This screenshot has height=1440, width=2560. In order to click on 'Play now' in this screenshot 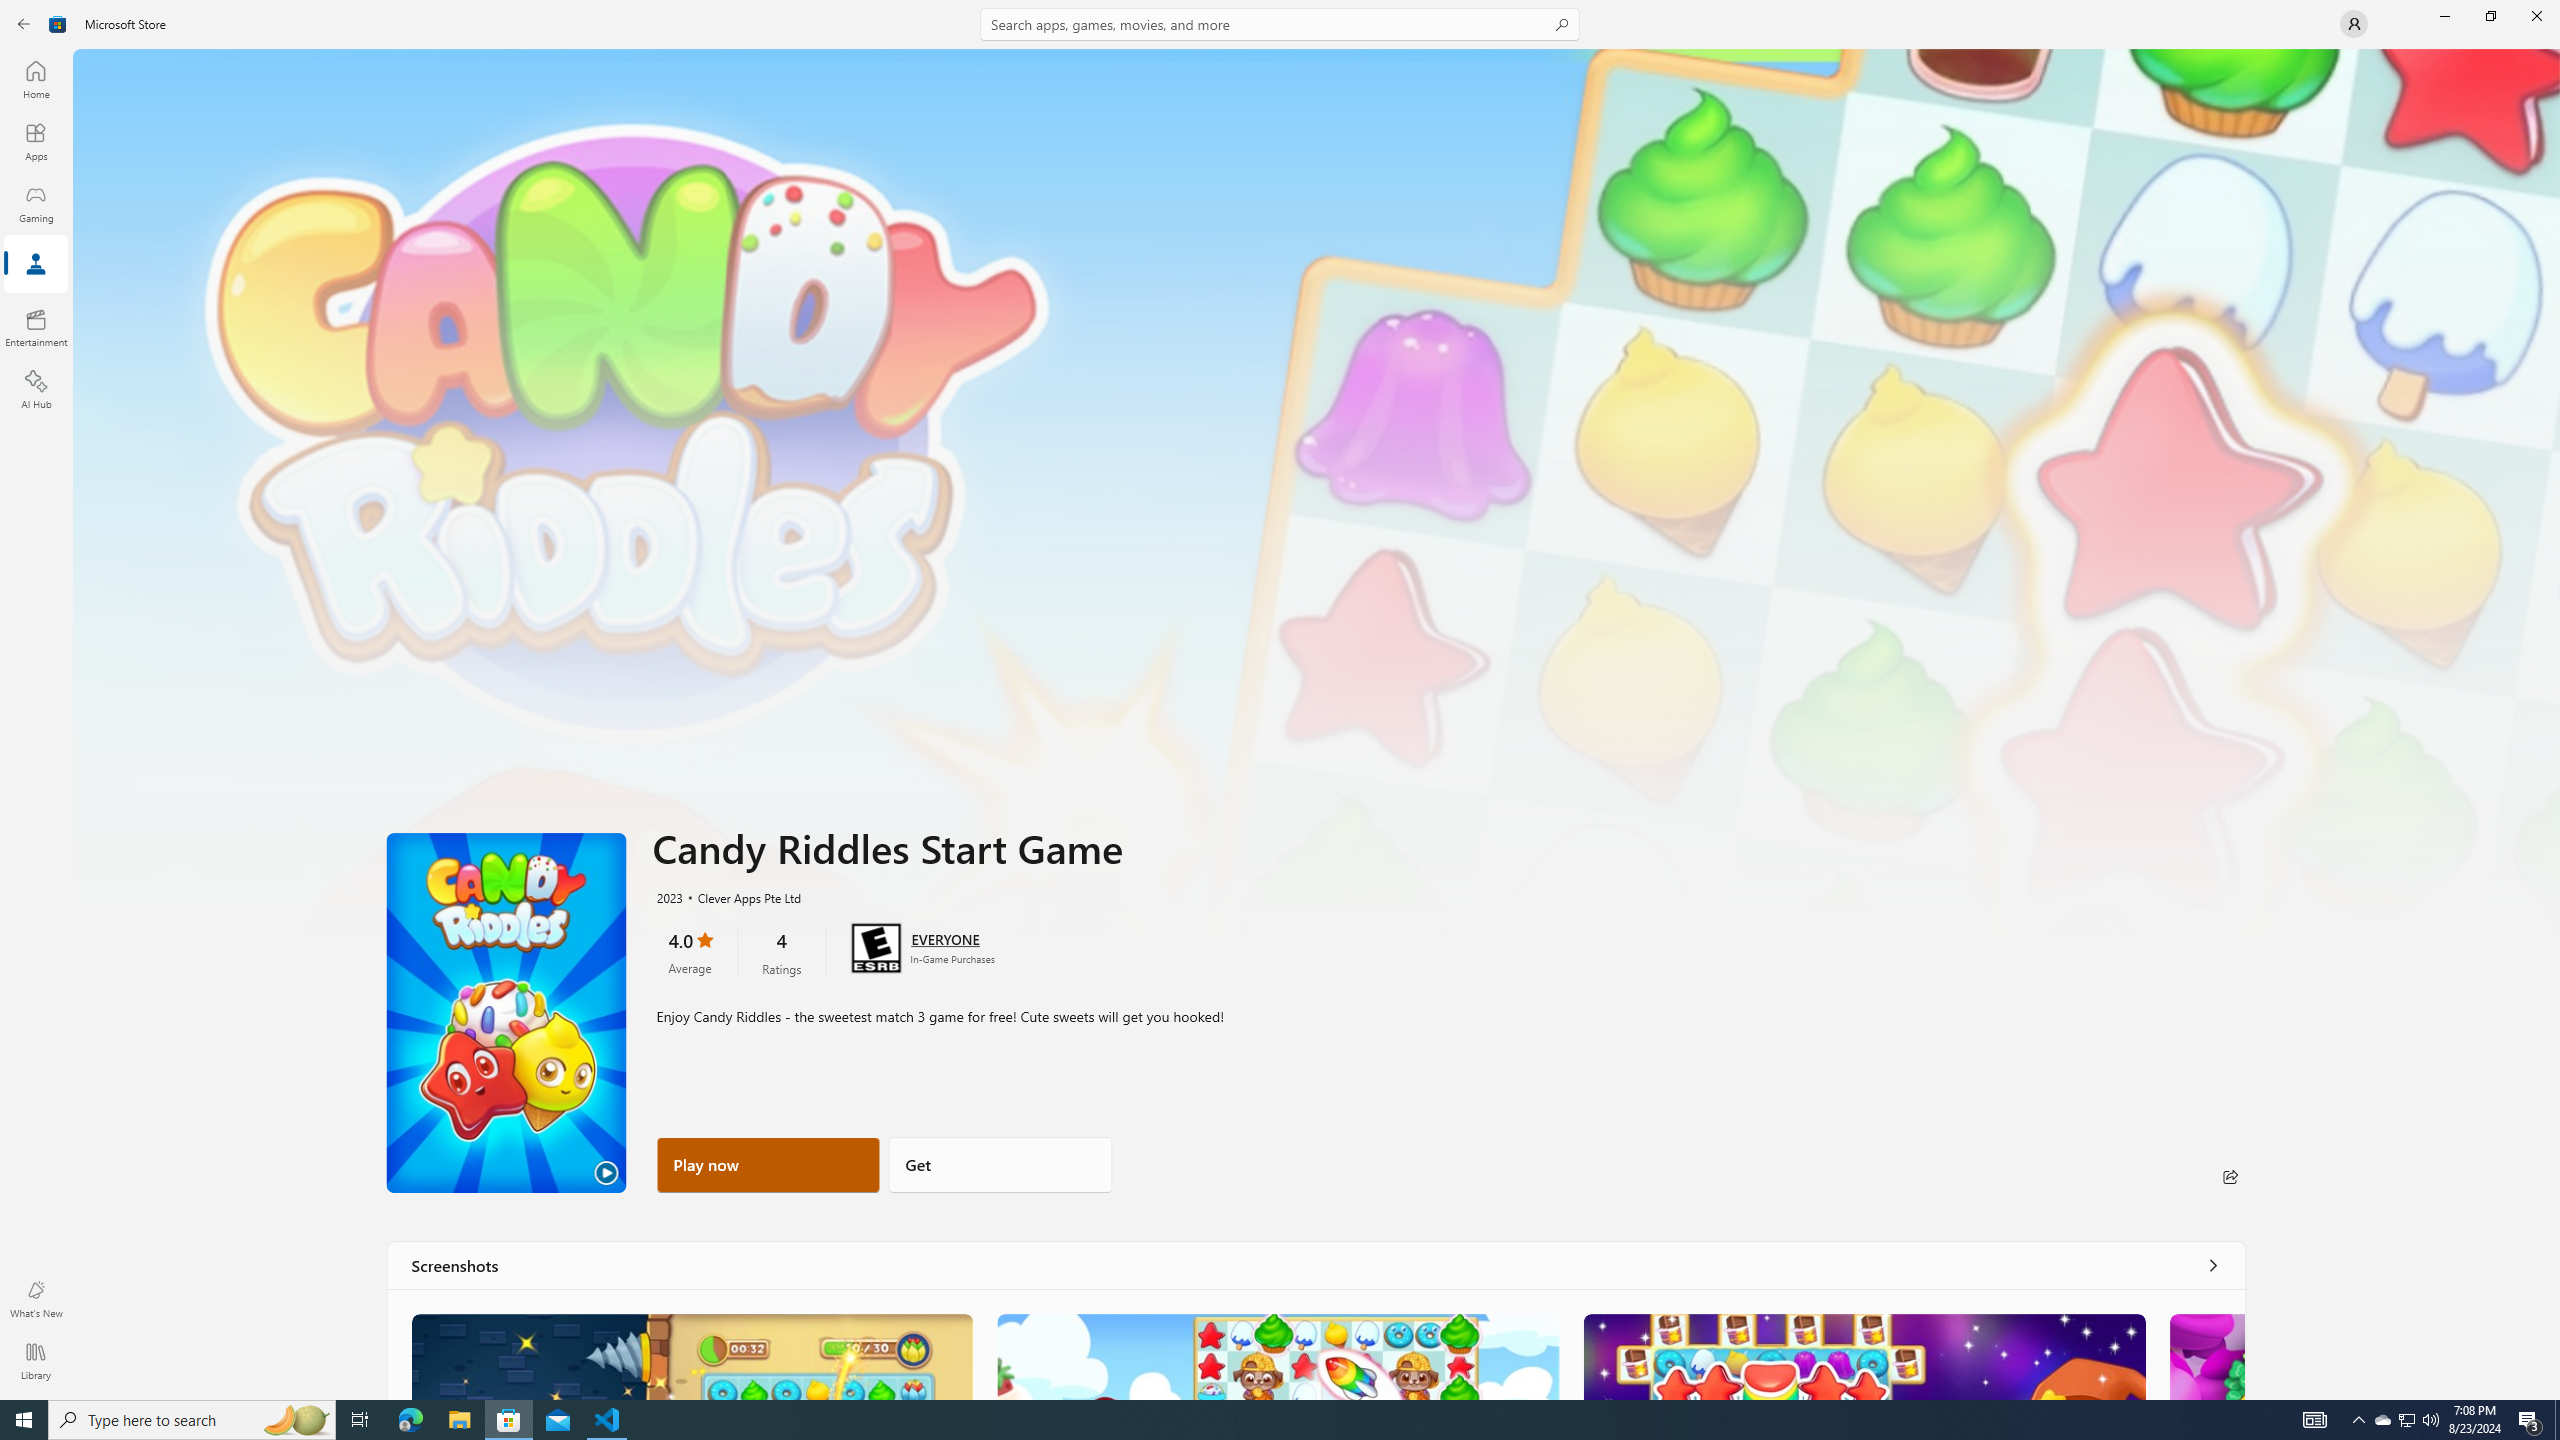, I will do `click(767, 1164)`.